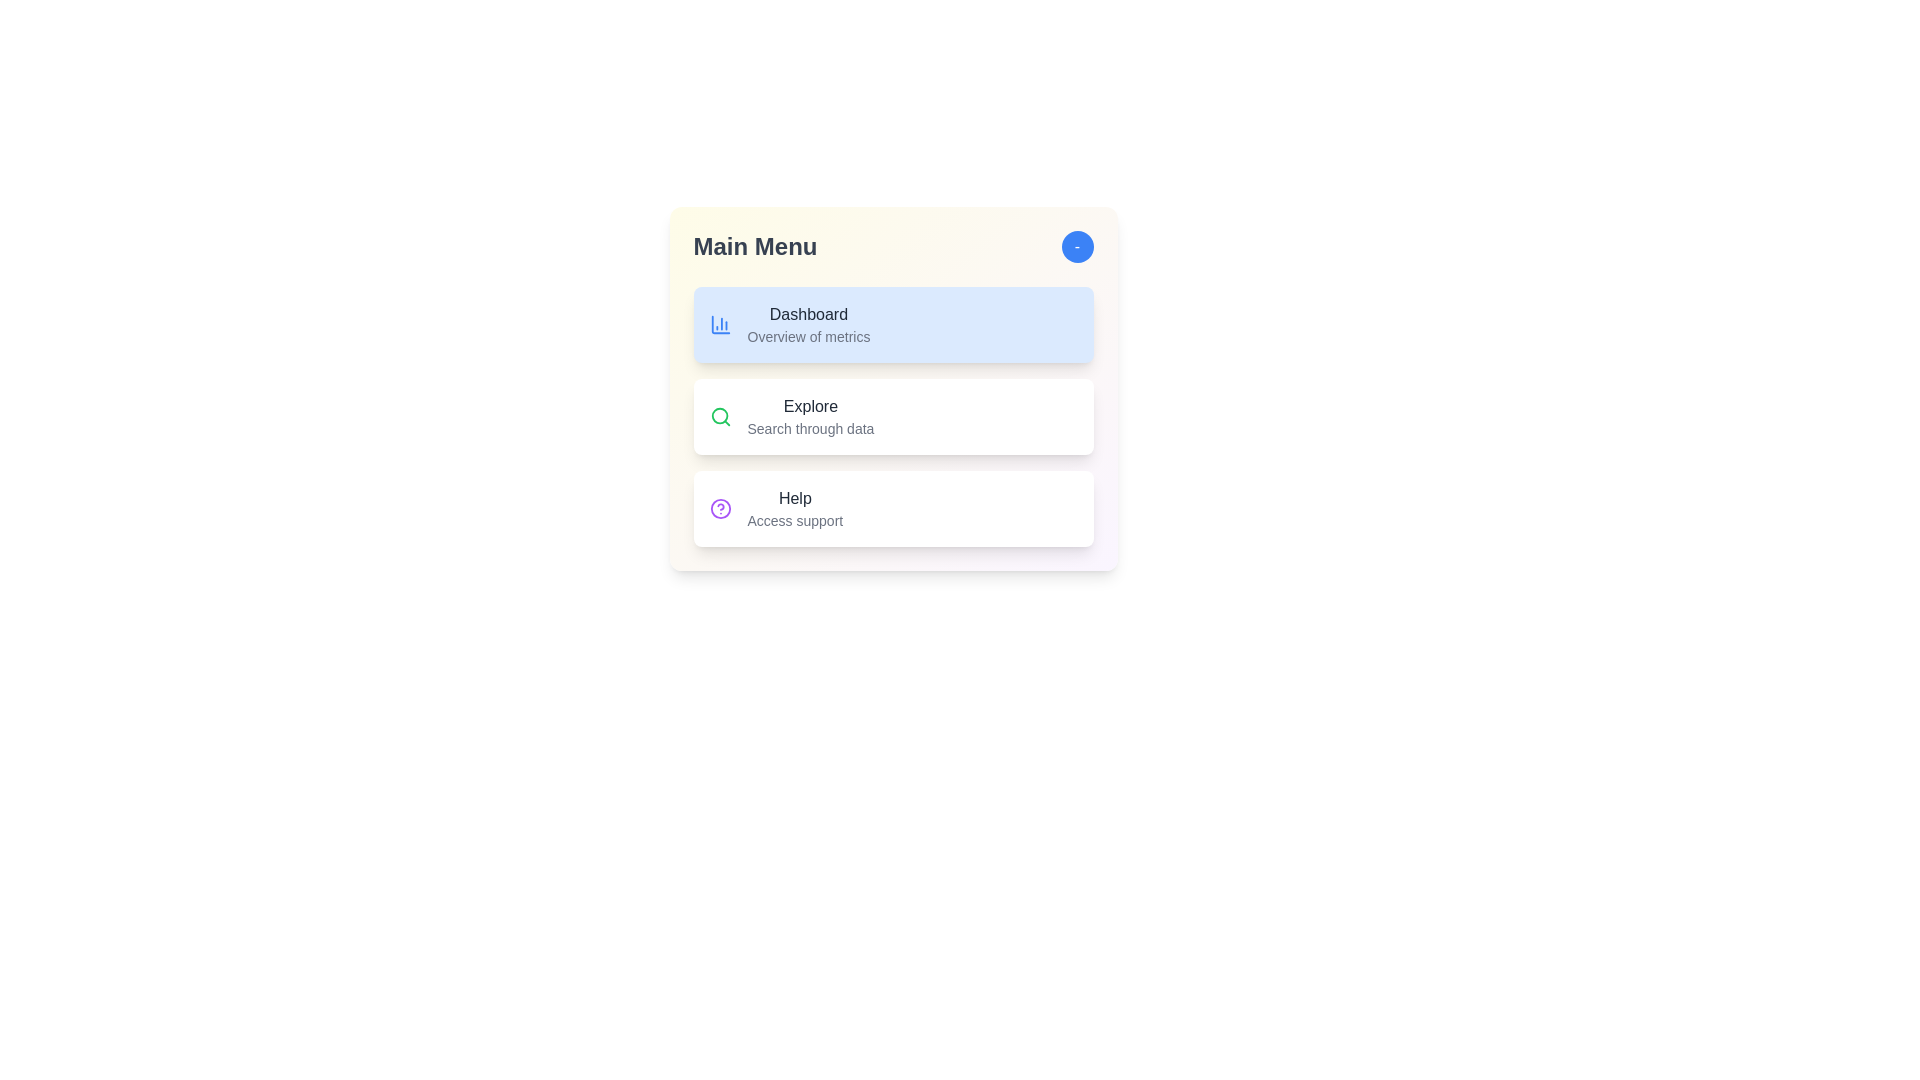 The width and height of the screenshot is (1920, 1080). I want to click on the icon for Explore in the menu, so click(720, 415).